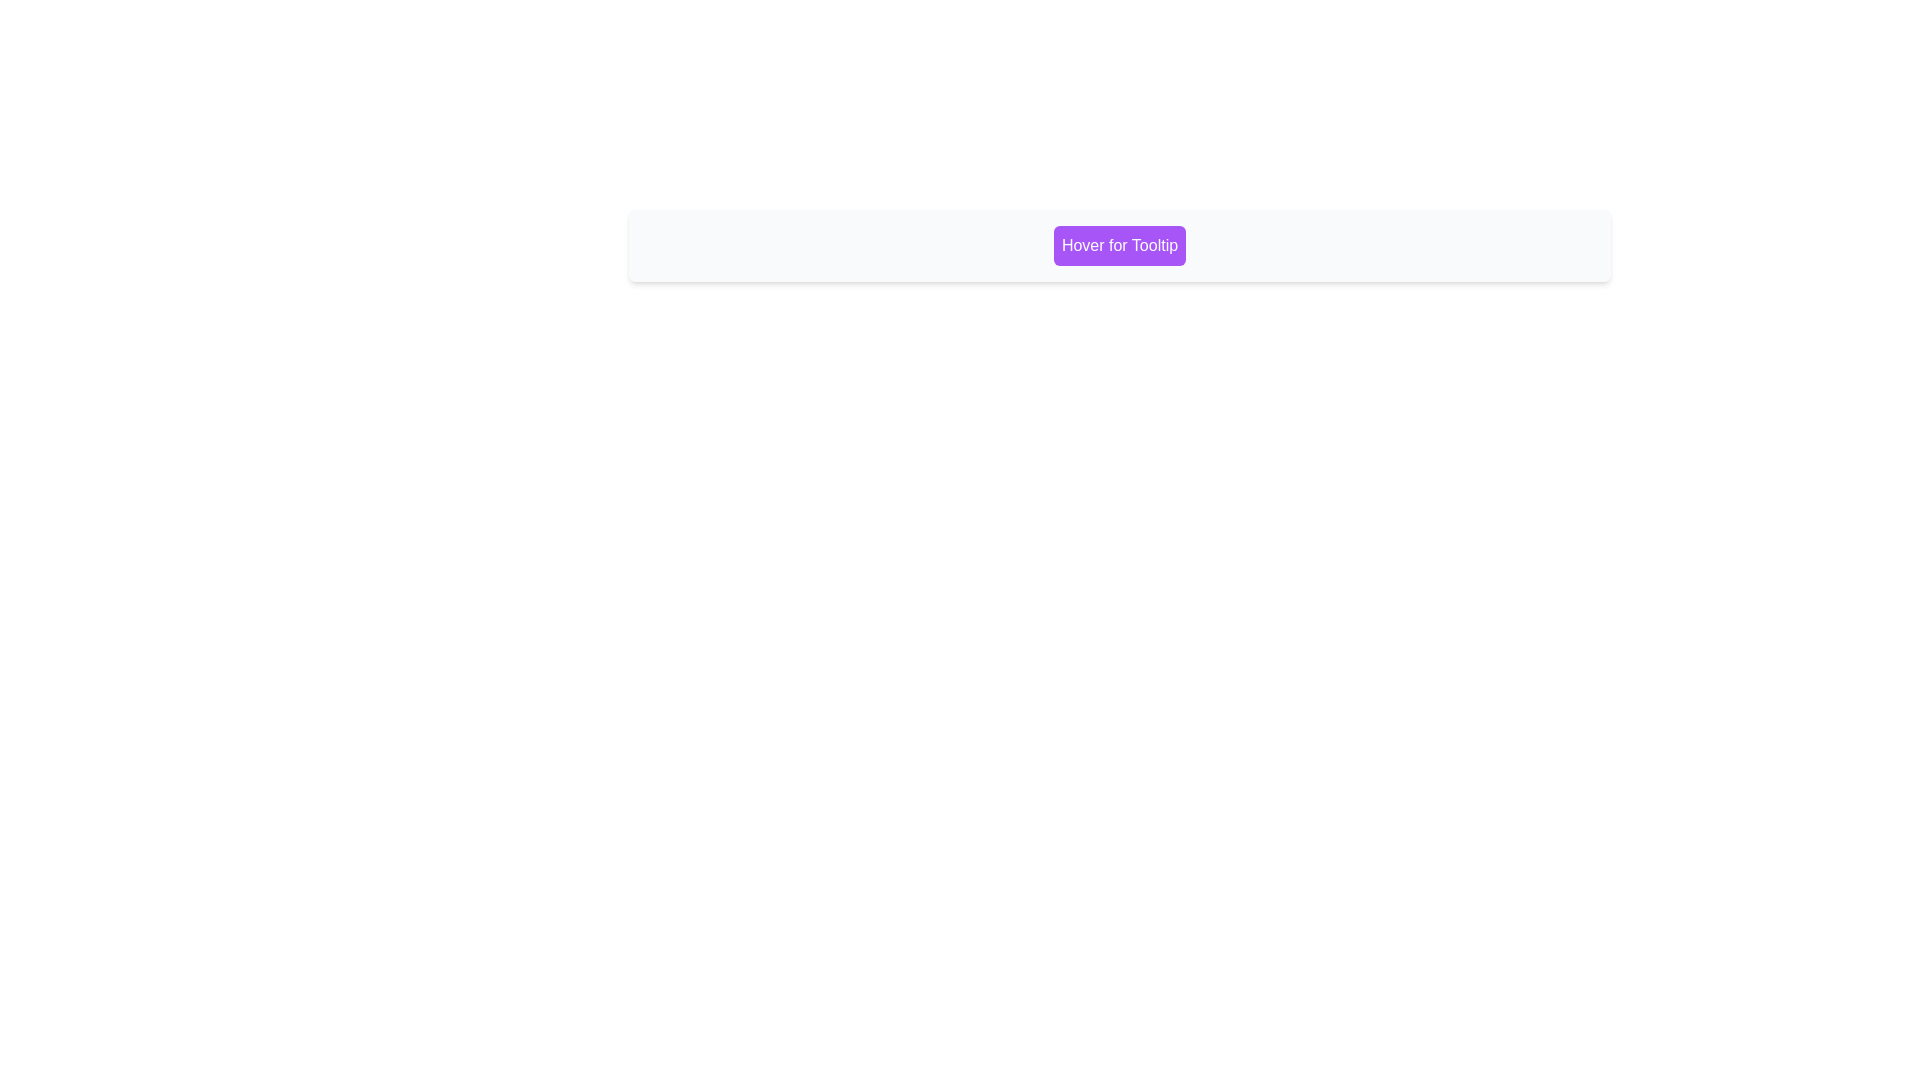 The height and width of the screenshot is (1080, 1920). I want to click on the purple button labeled 'Hover for Tooltip' which is located near the center of the light gray section within the white panel, so click(1118, 245).